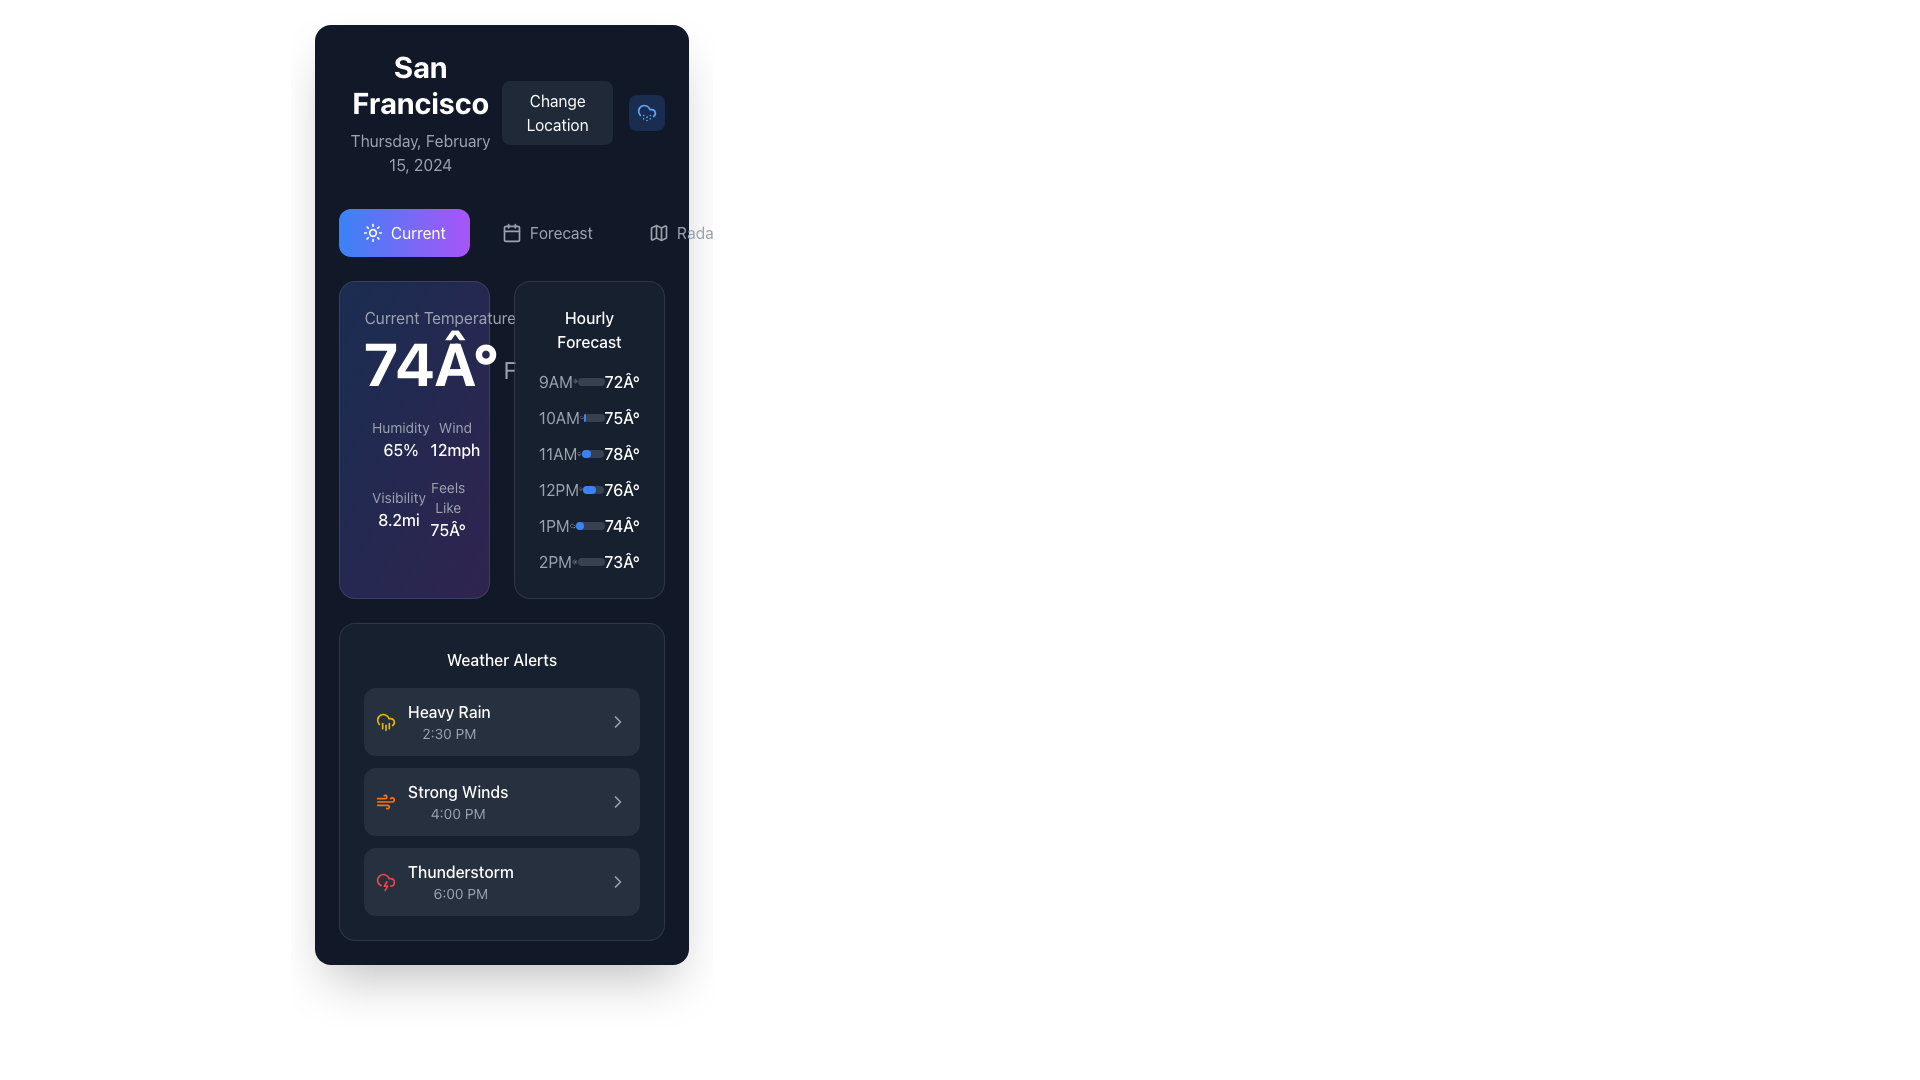 Image resolution: width=1920 pixels, height=1080 pixels. What do you see at coordinates (617, 801) in the screenshot?
I see `the chevron icon located to the far right of the 'Strong Winds' alert` at bounding box center [617, 801].